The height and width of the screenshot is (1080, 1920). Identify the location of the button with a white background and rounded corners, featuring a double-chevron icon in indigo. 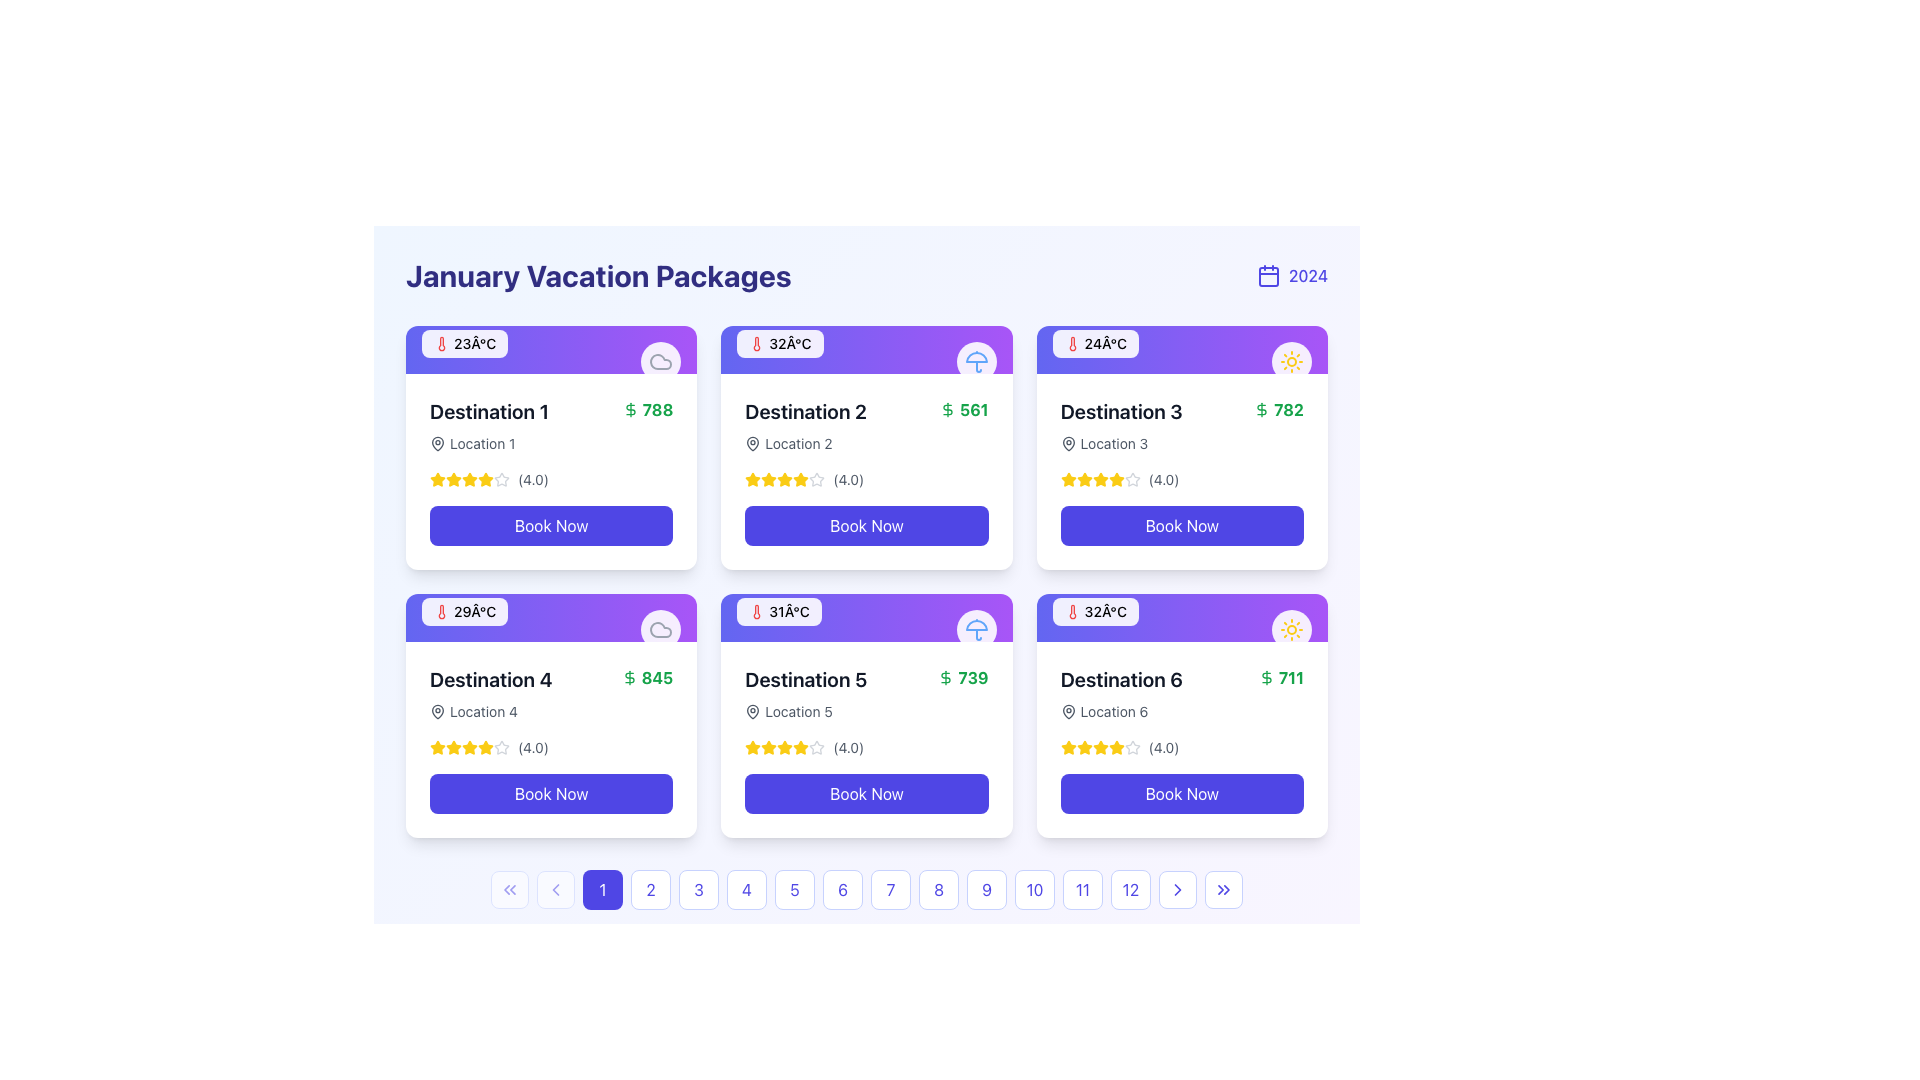
(1223, 889).